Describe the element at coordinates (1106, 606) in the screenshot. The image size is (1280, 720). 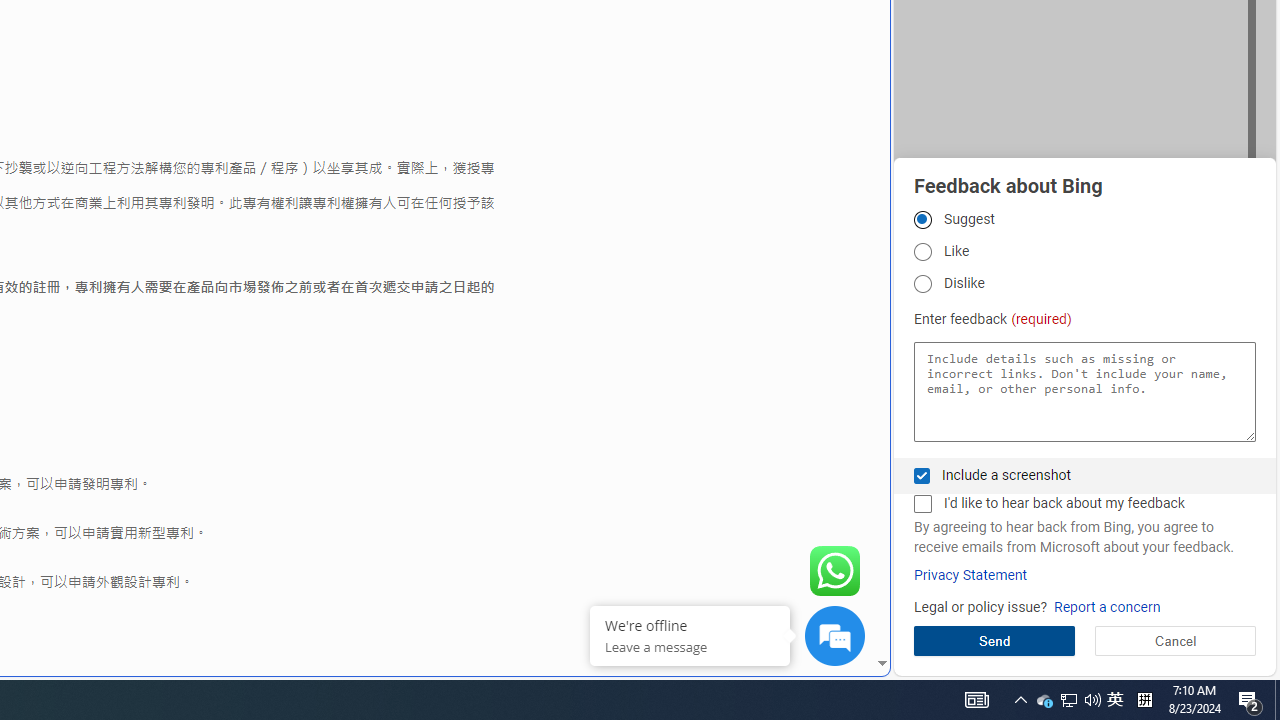
I see `'Report a concern'` at that location.